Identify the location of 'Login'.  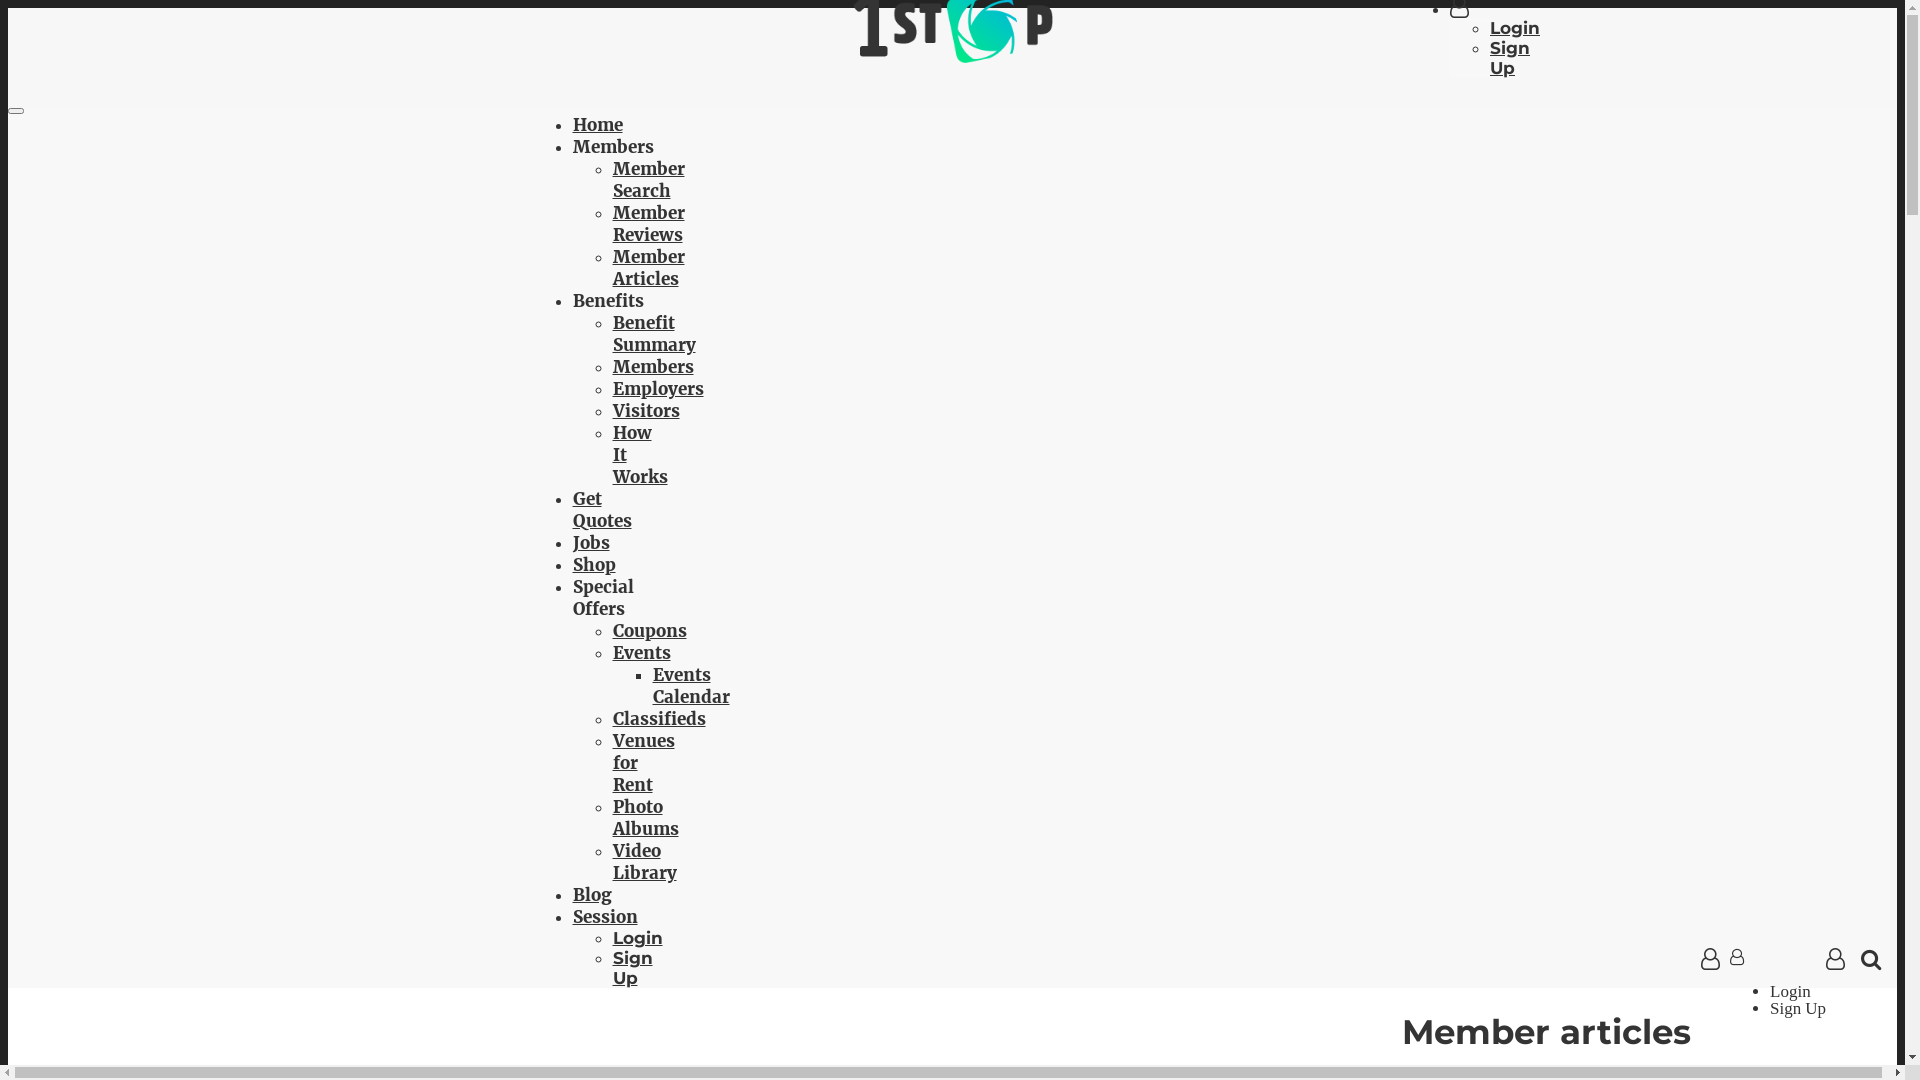
(636, 937).